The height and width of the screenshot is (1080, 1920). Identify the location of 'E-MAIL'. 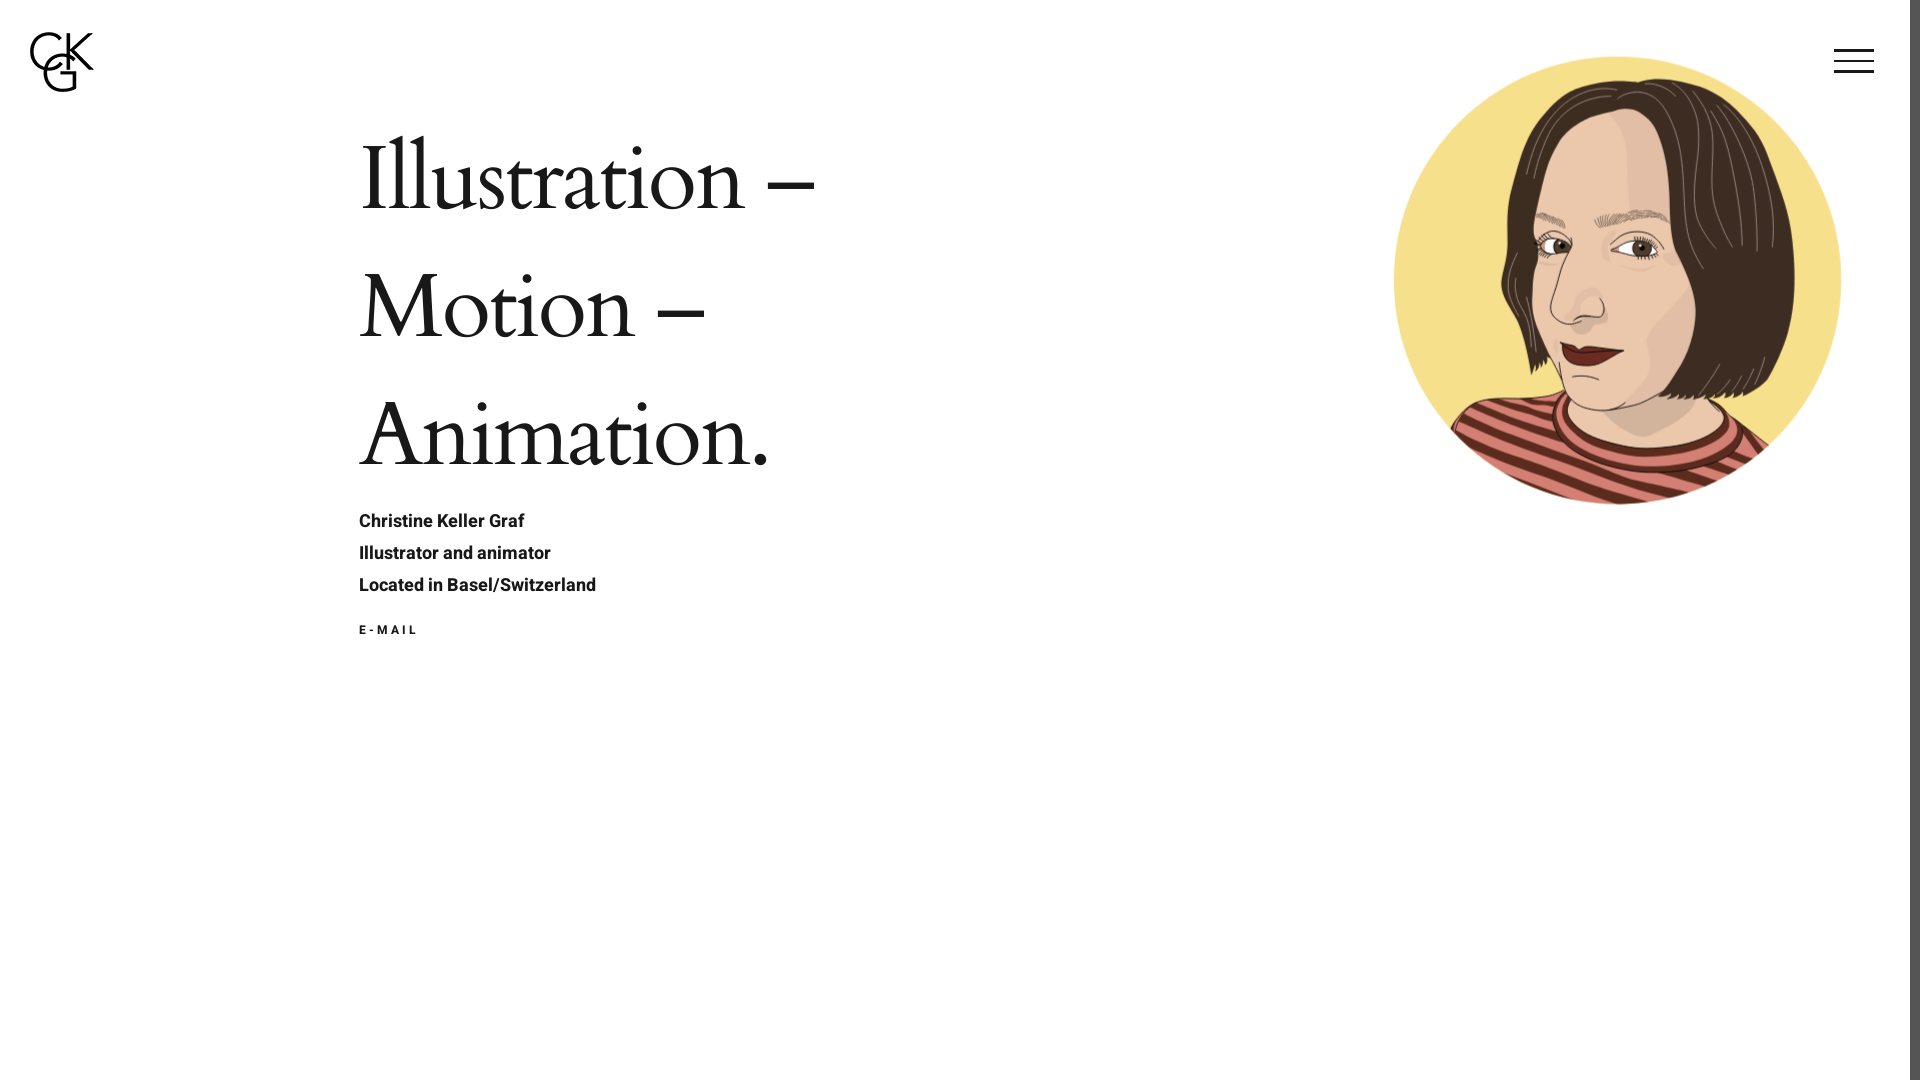
(388, 628).